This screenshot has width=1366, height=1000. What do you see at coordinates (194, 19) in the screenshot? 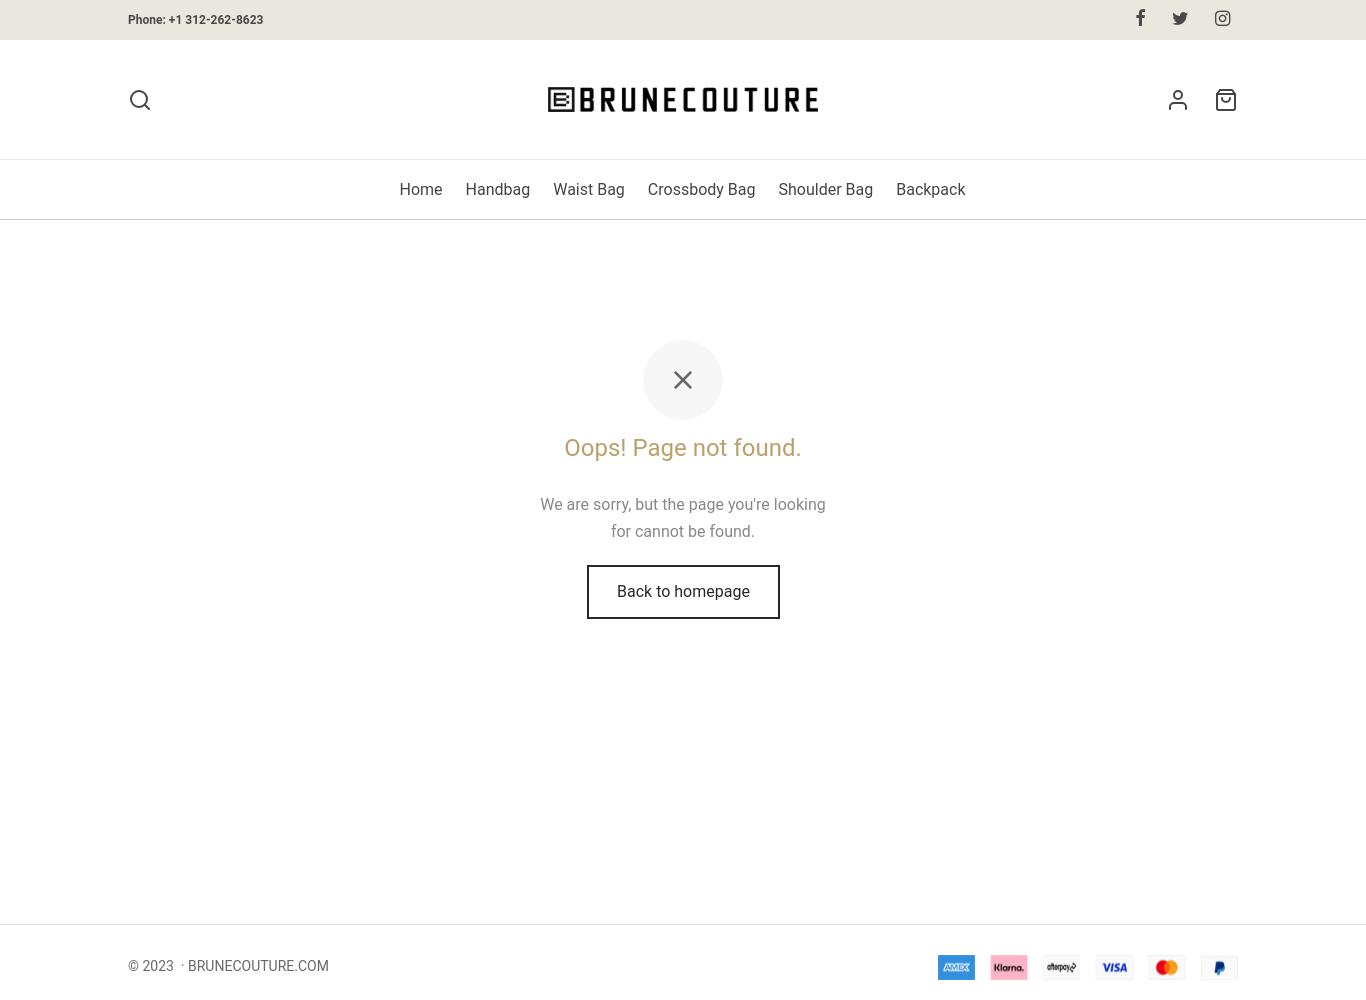
I see `'Phone: +1 312-262-8623'` at bounding box center [194, 19].